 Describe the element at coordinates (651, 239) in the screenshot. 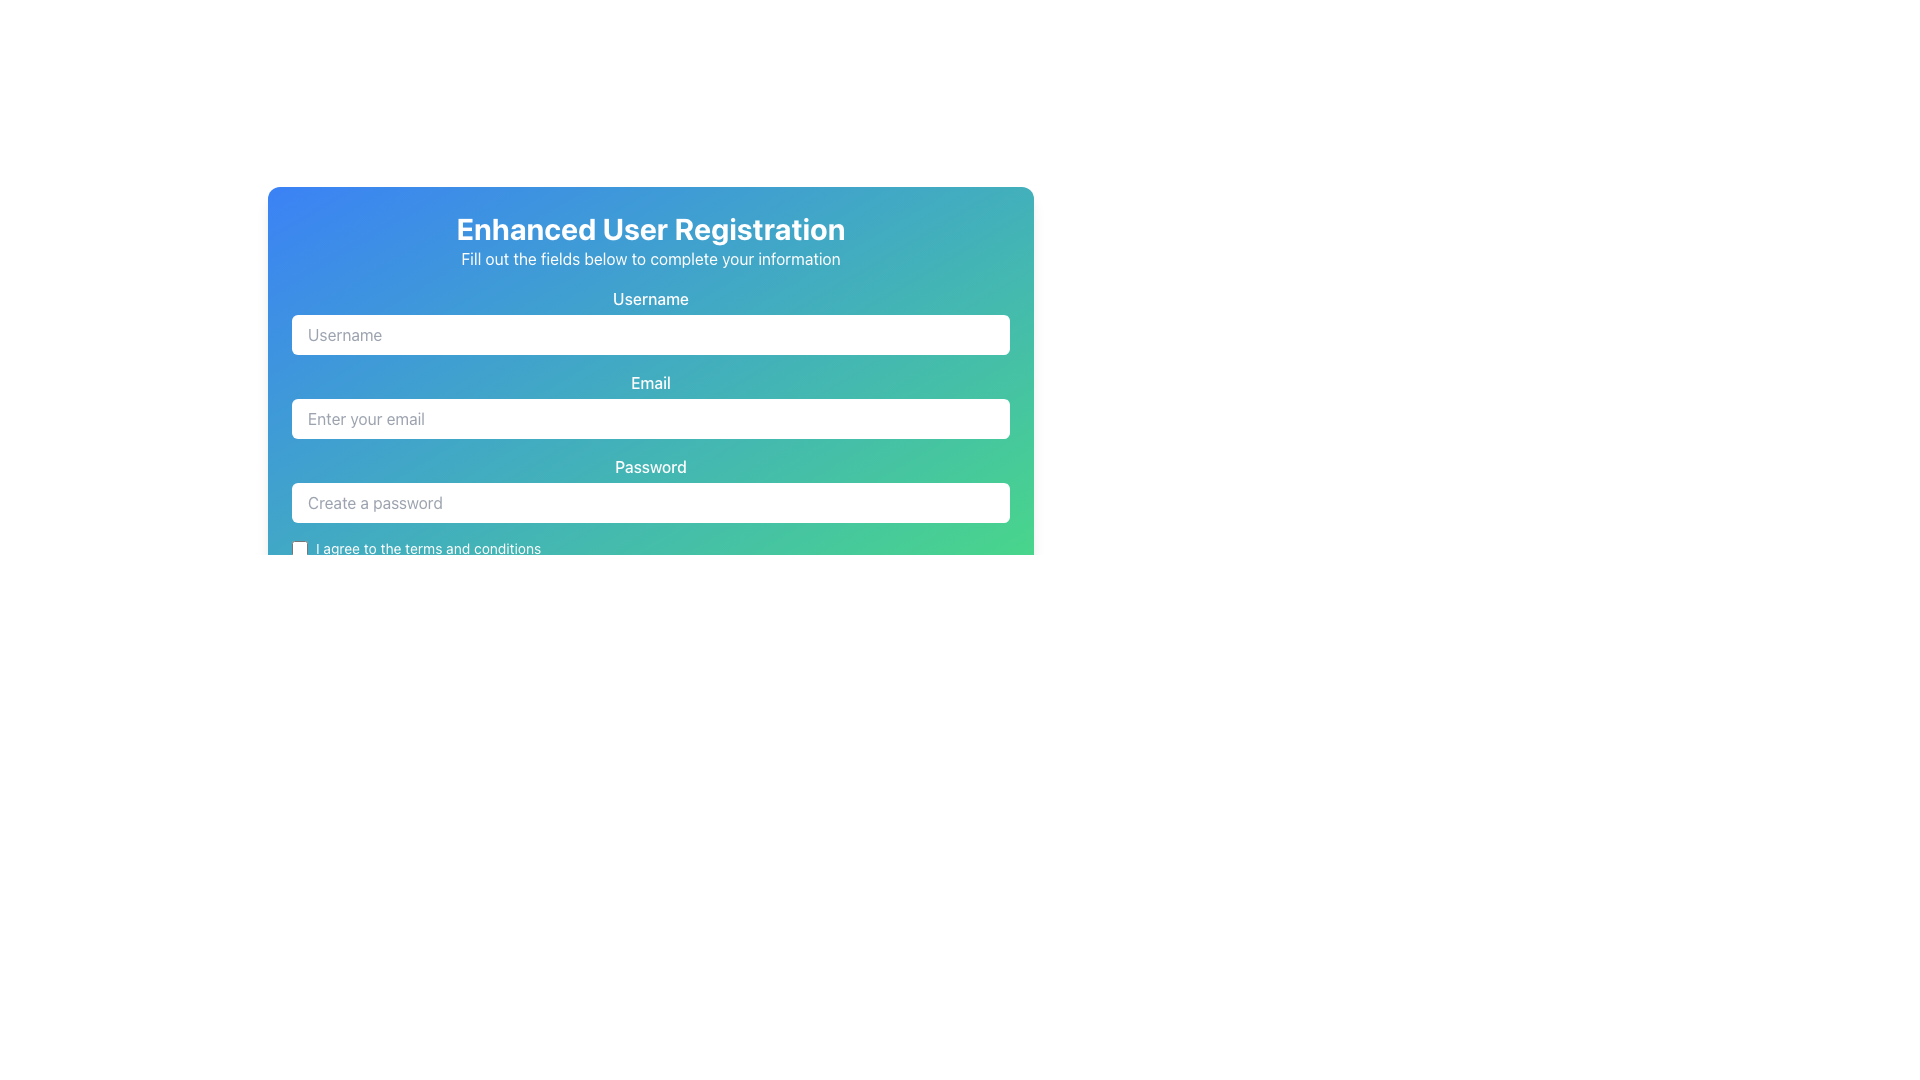

I see `the heading section titled 'Enhanced User Registration' which includes a subtitle instructing users to fill out the fields below` at that location.